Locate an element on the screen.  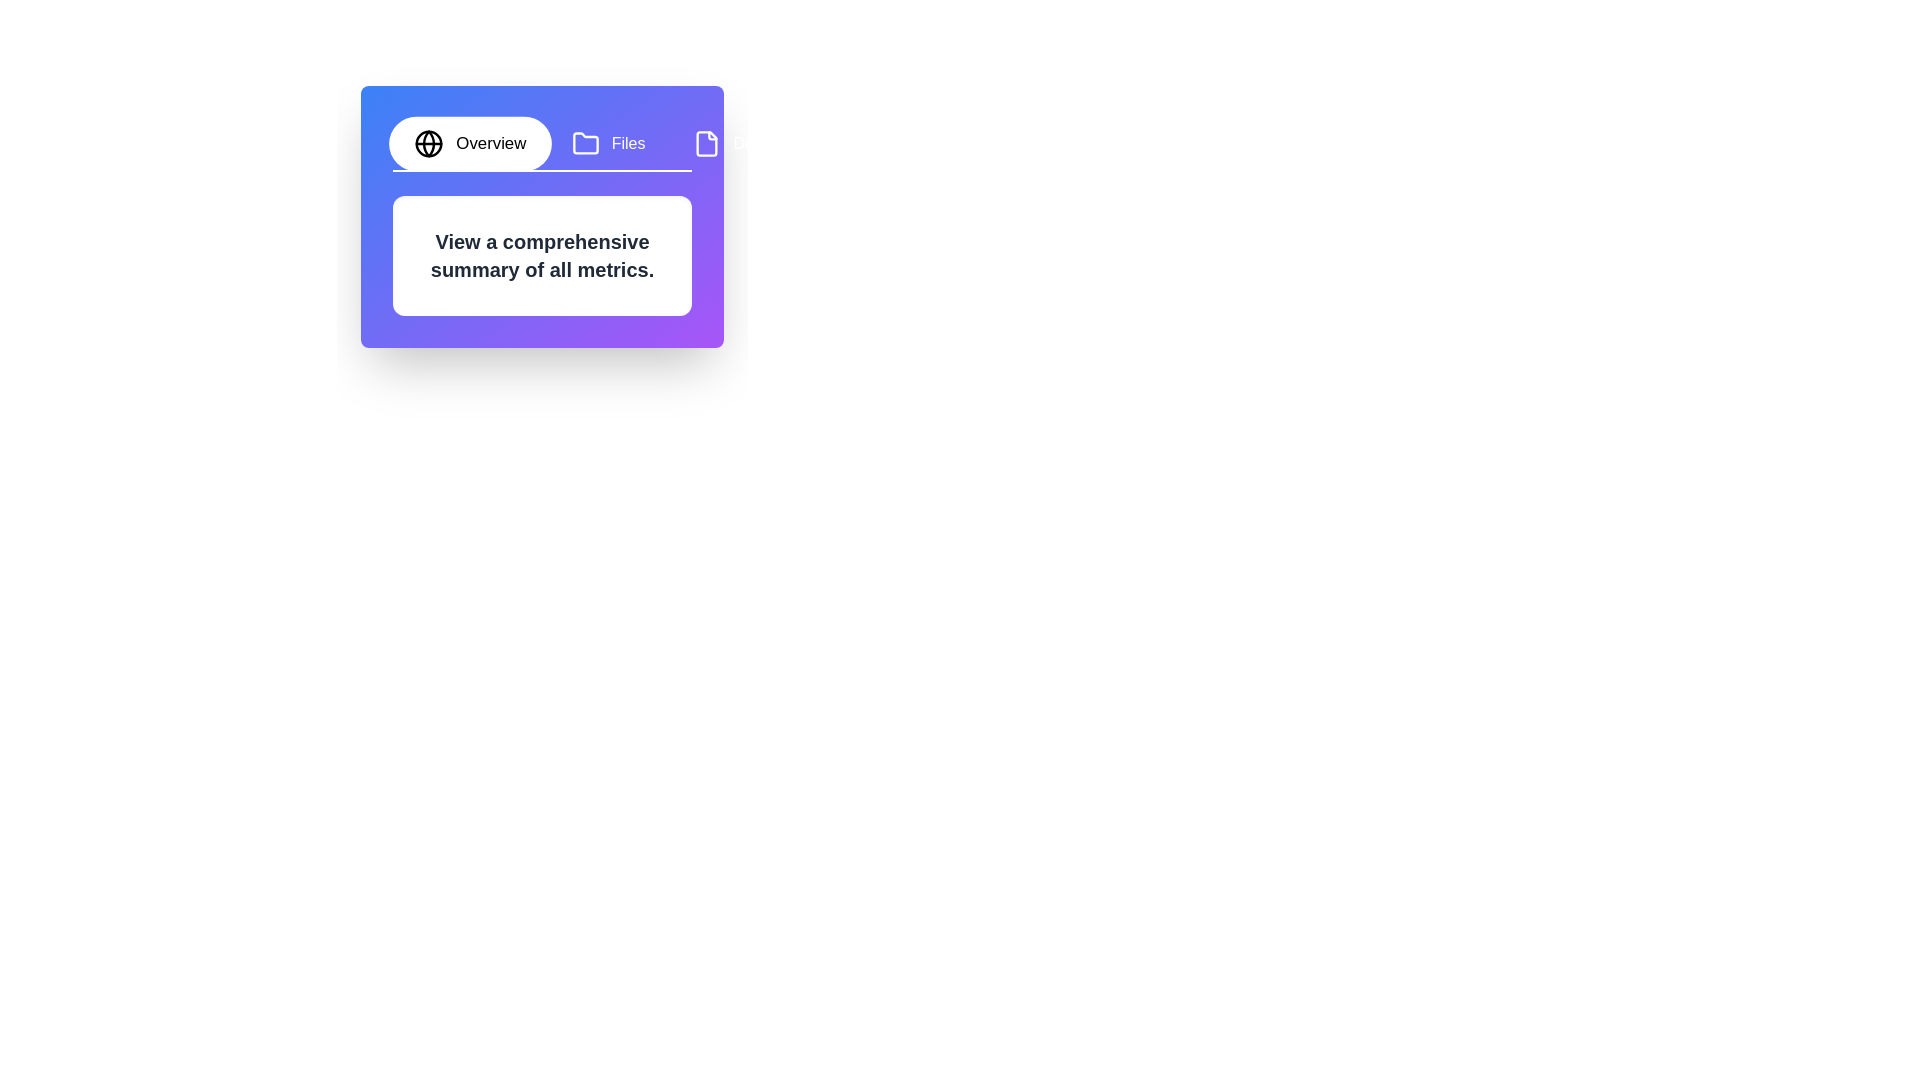
the tab labeled Details to switch to its content is located at coordinates (736, 142).